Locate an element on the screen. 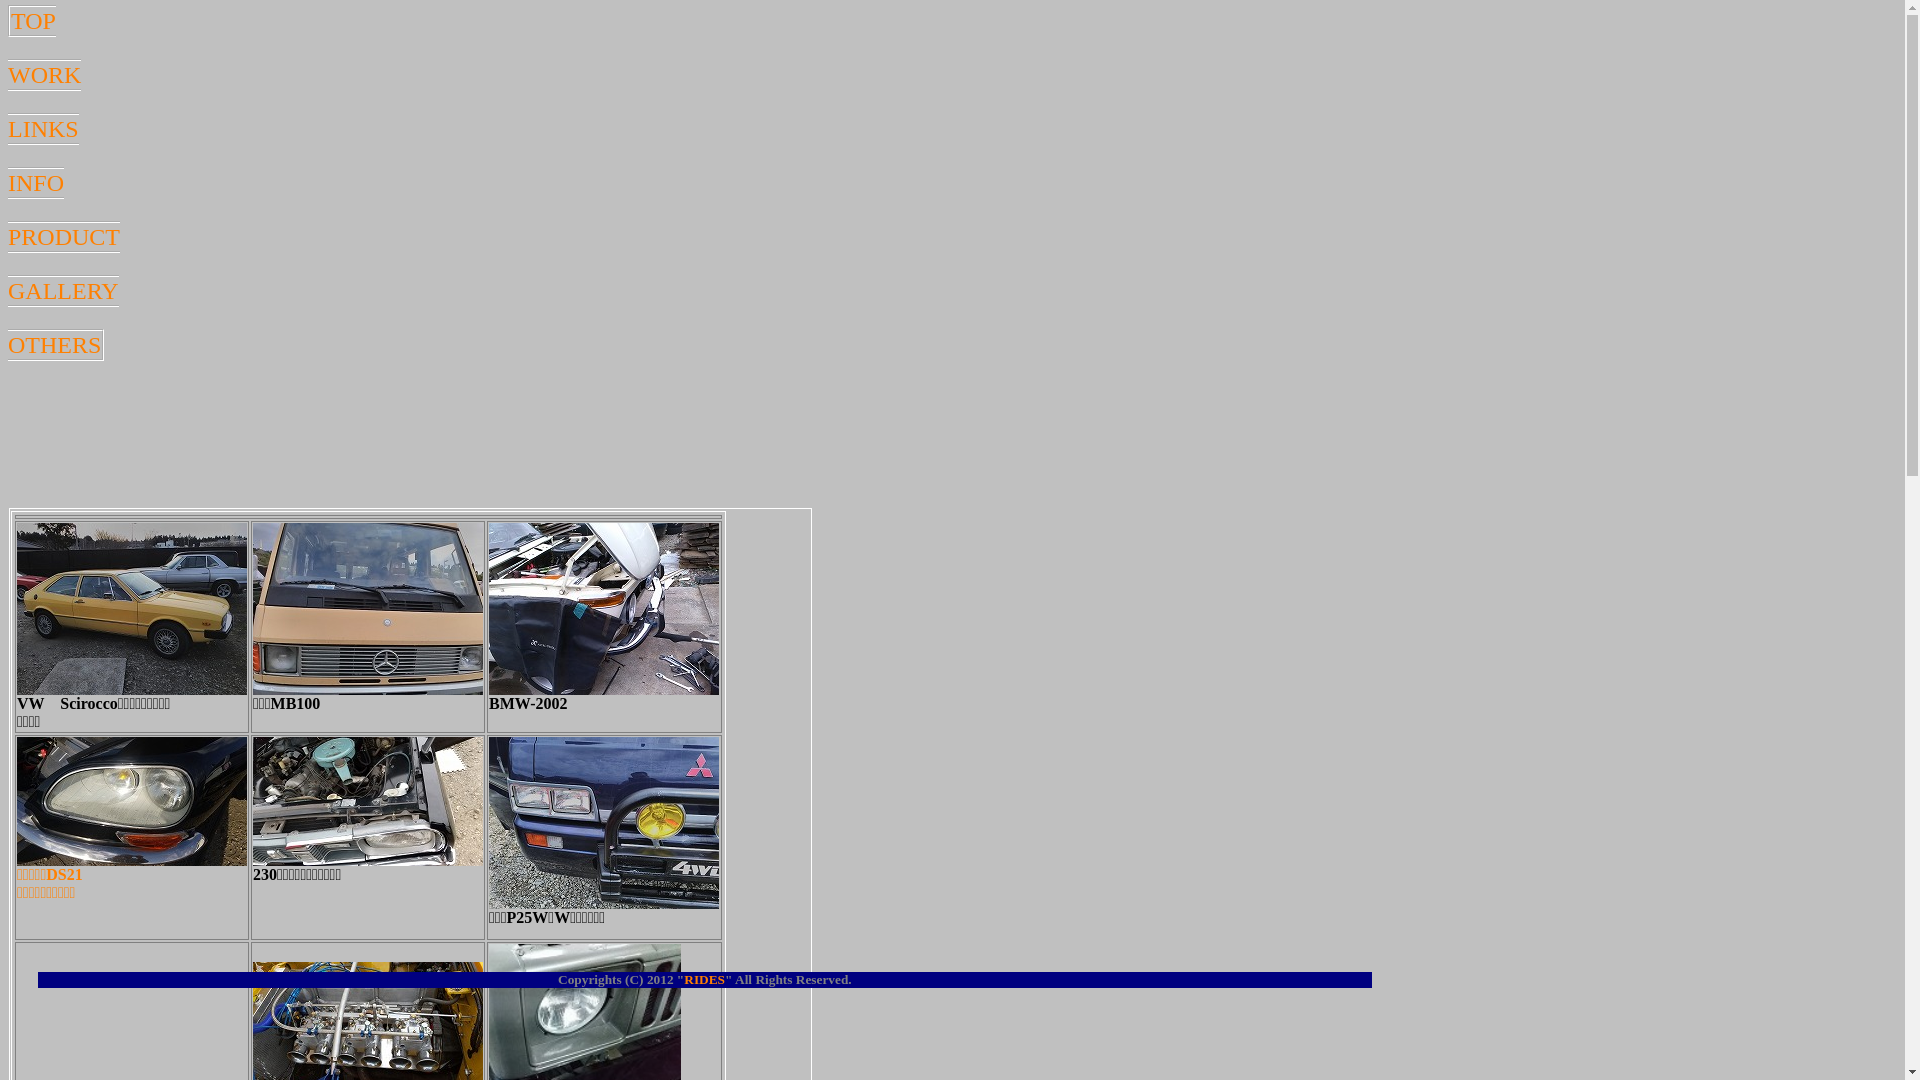 The image size is (1920, 1080). 'RIDES' is located at coordinates (704, 978).